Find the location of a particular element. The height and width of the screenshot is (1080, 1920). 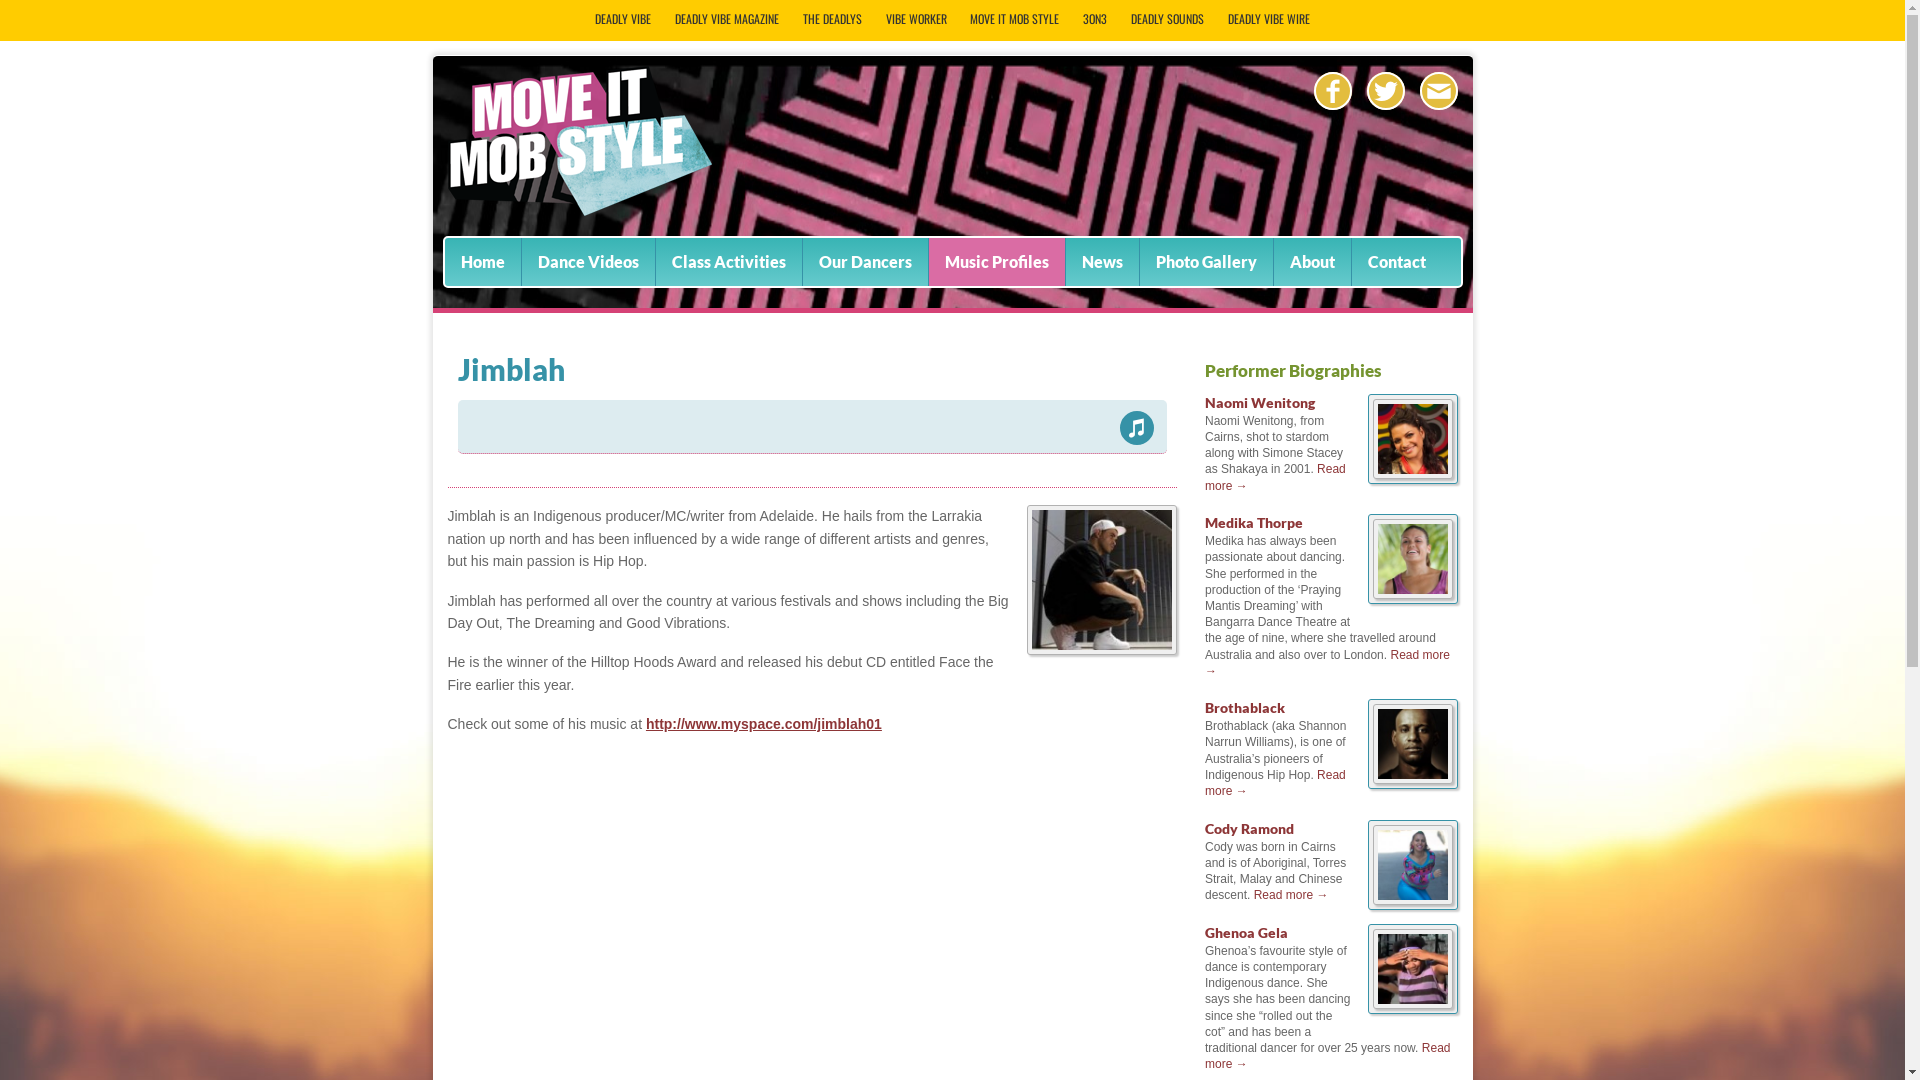

'http://www.myspace.com/jimblah01' is located at coordinates (646, 724).